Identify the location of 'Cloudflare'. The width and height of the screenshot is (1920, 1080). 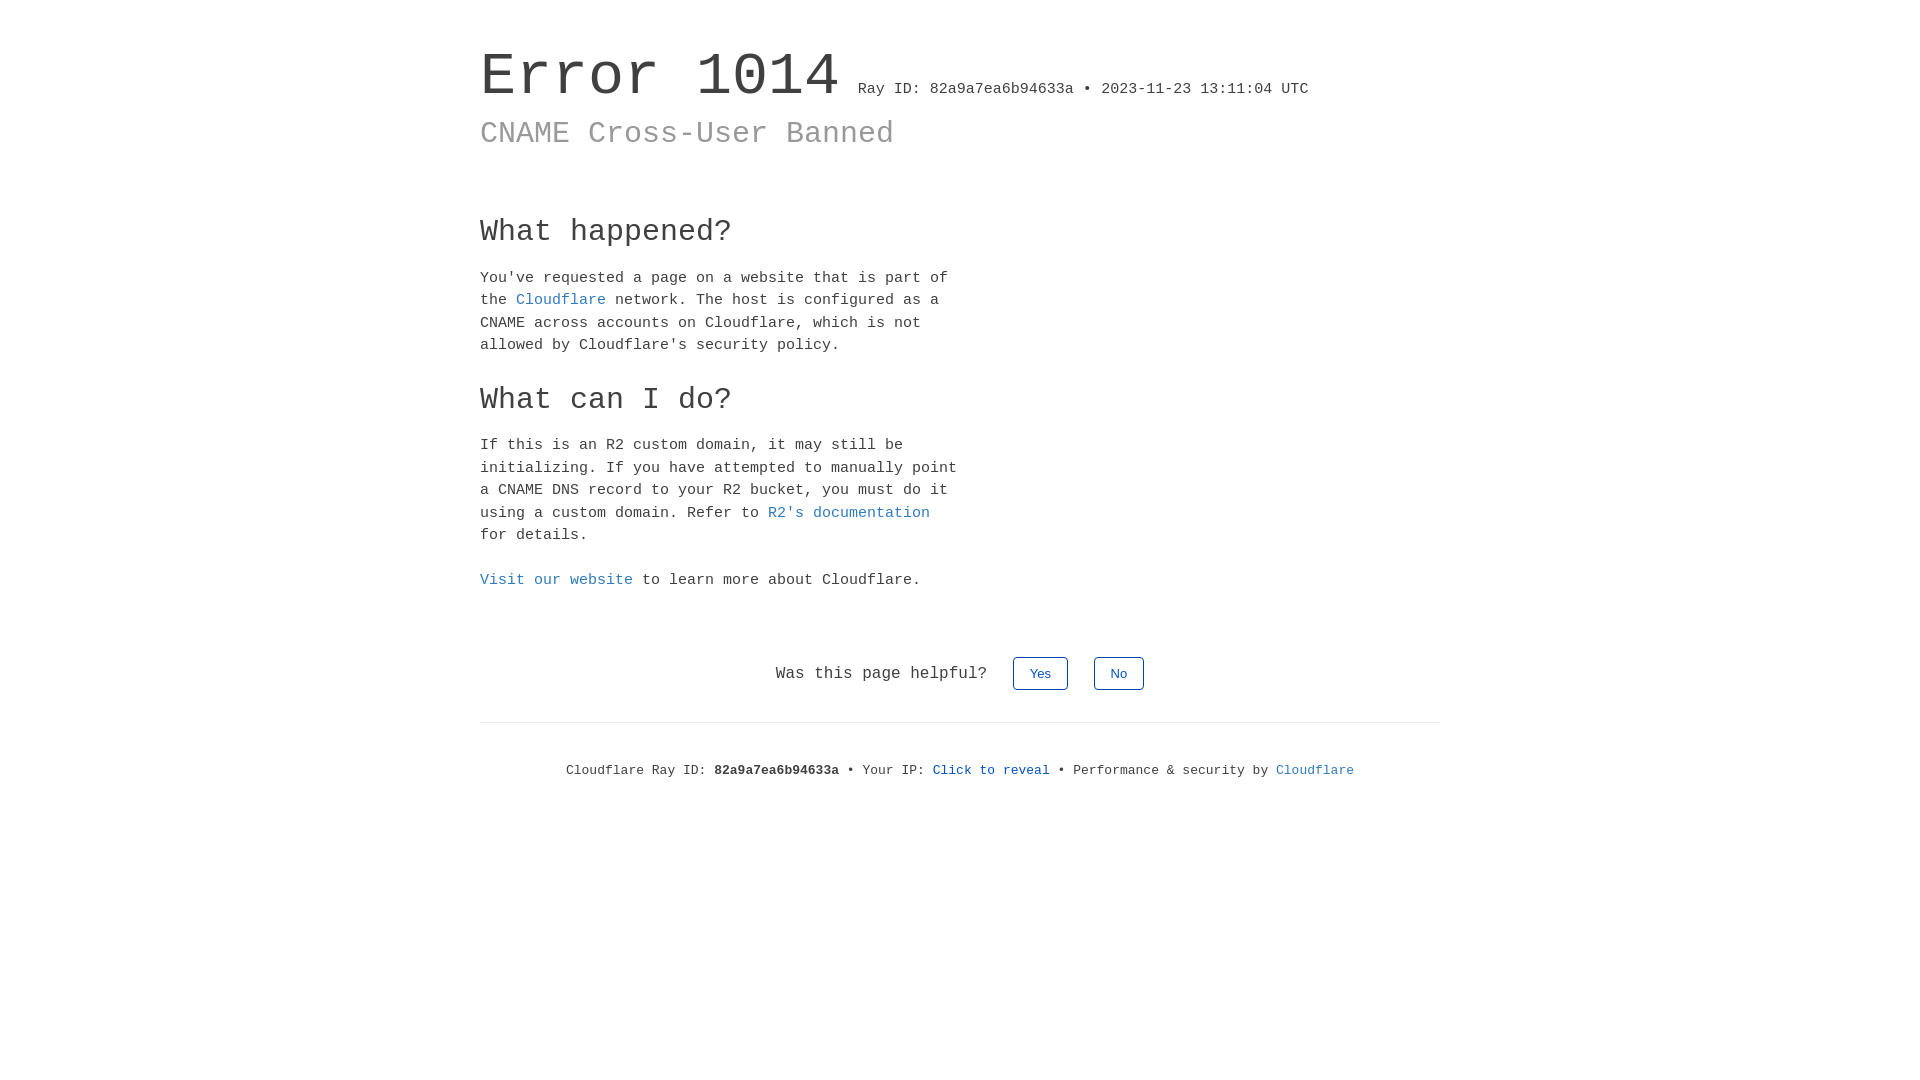
(560, 300).